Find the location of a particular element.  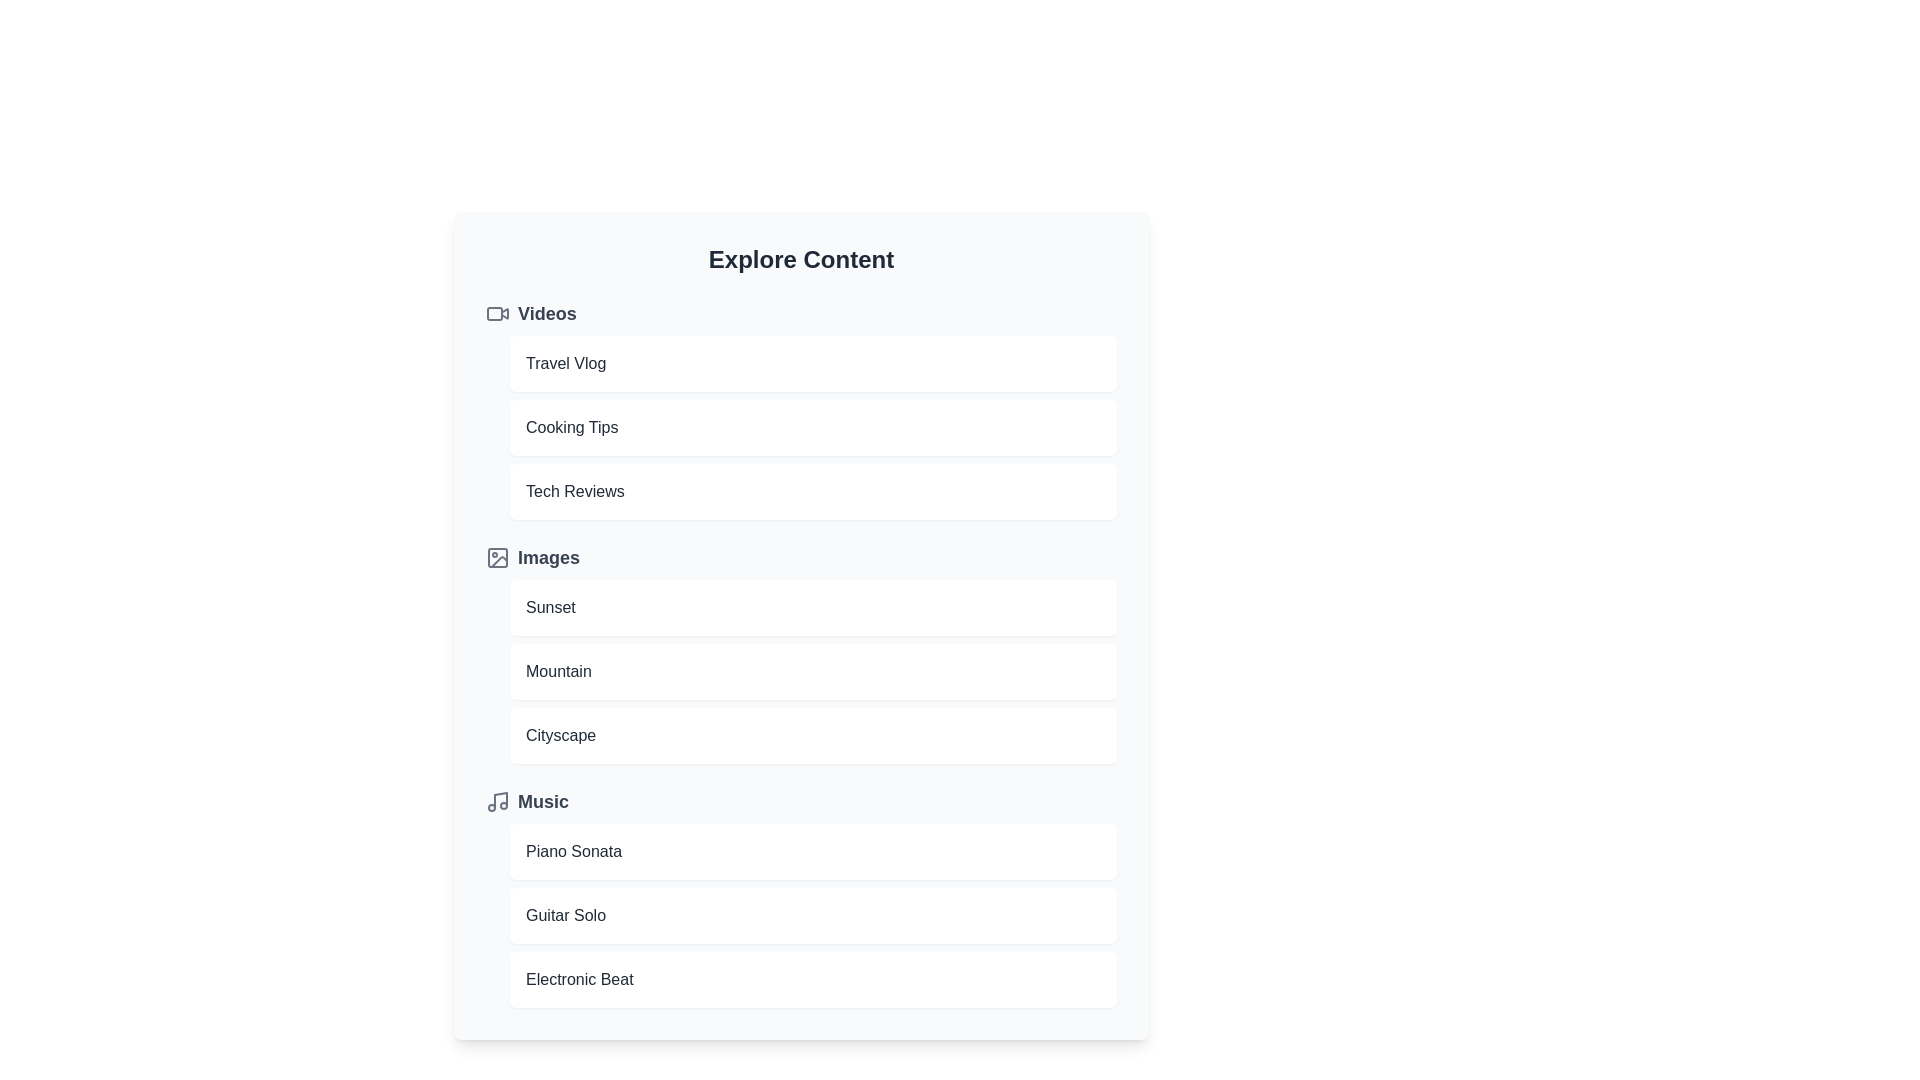

the item Travel Vlog to open it is located at coordinates (813, 363).